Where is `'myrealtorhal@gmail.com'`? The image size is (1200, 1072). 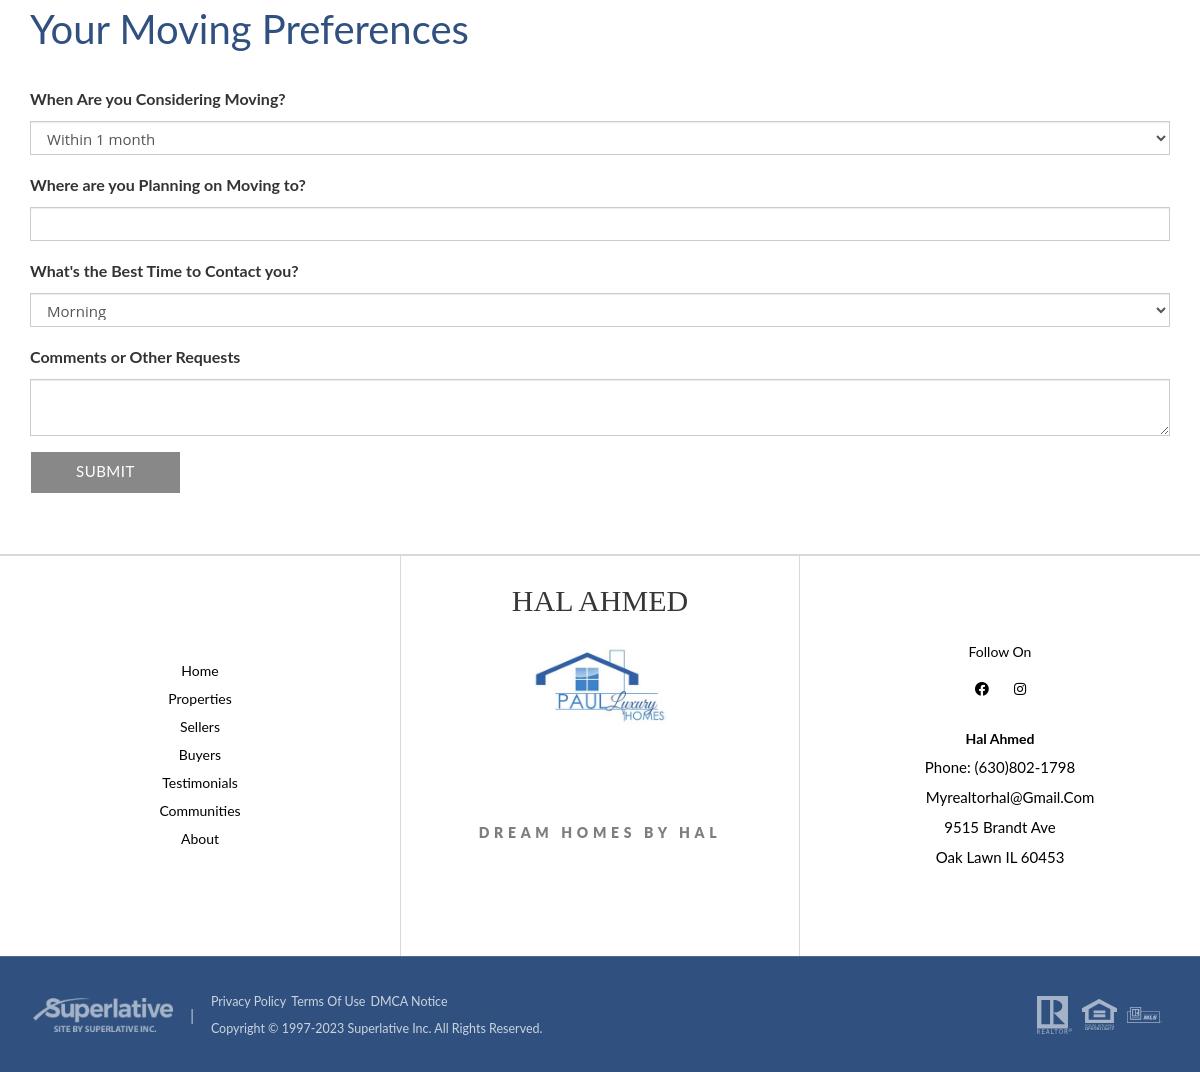 'myrealtorhal@gmail.com' is located at coordinates (1009, 797).